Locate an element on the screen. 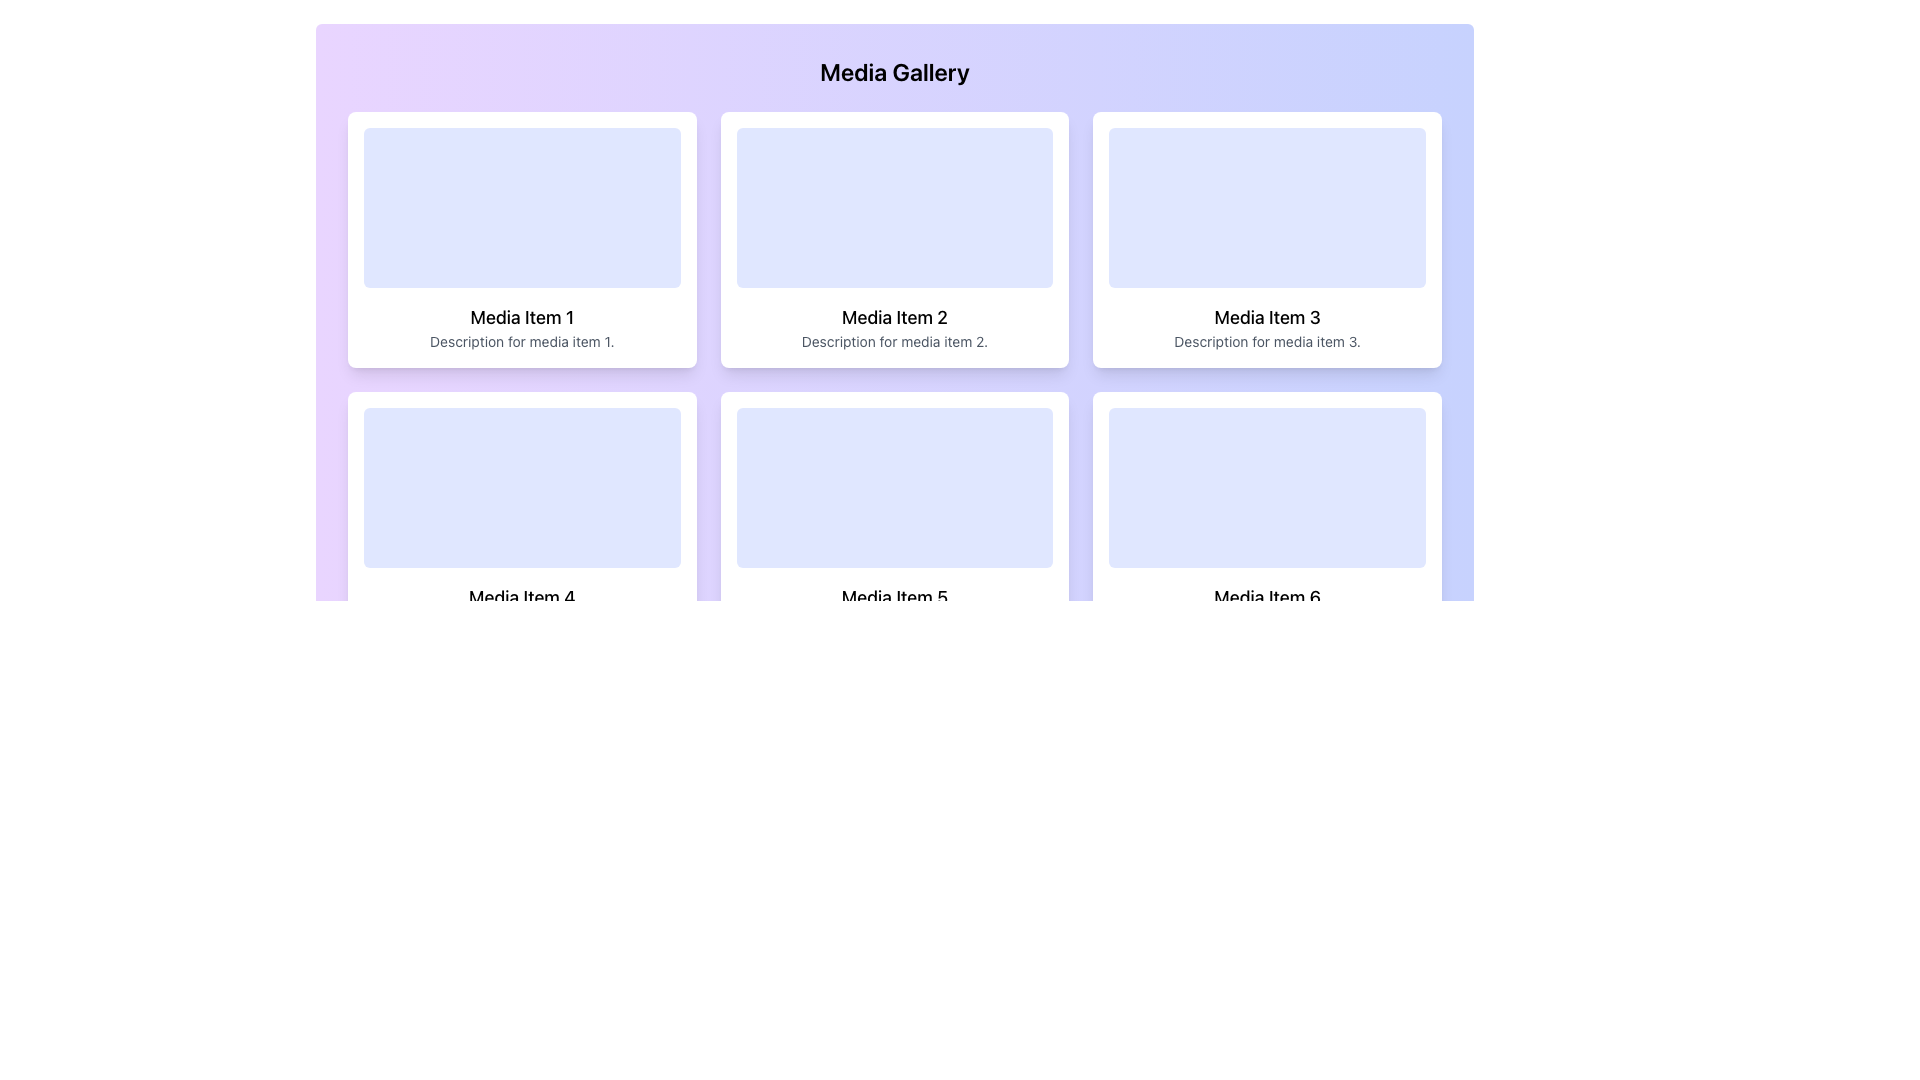  the media card component located in the top-right corner of the grid, which displays a media-related item with its title and description is located at coordinates (1266, 238).